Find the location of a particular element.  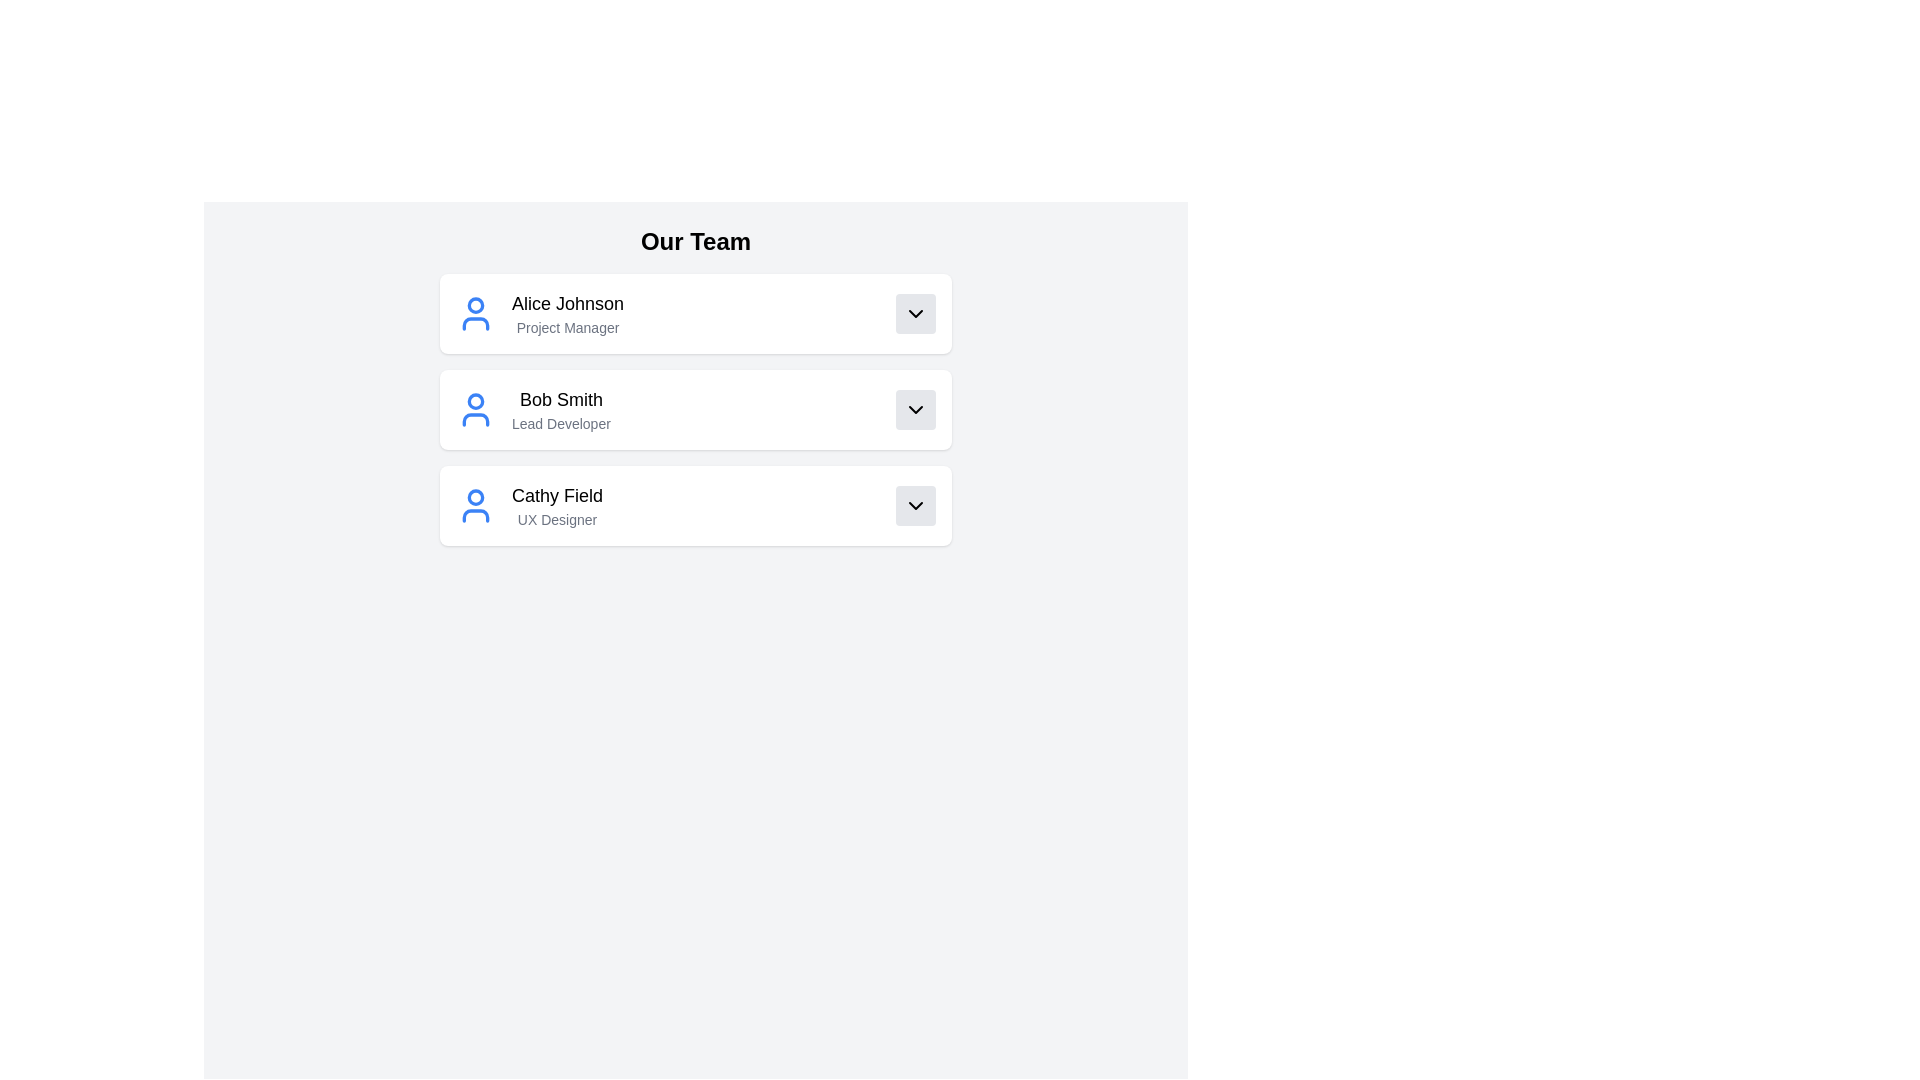

the dropdown button for team member 'Bob Smith', the 'Lead Developer', which is represented by a downward-facing chevron icon with a light gray background and rounded corners is located at coordinates (915, 408).